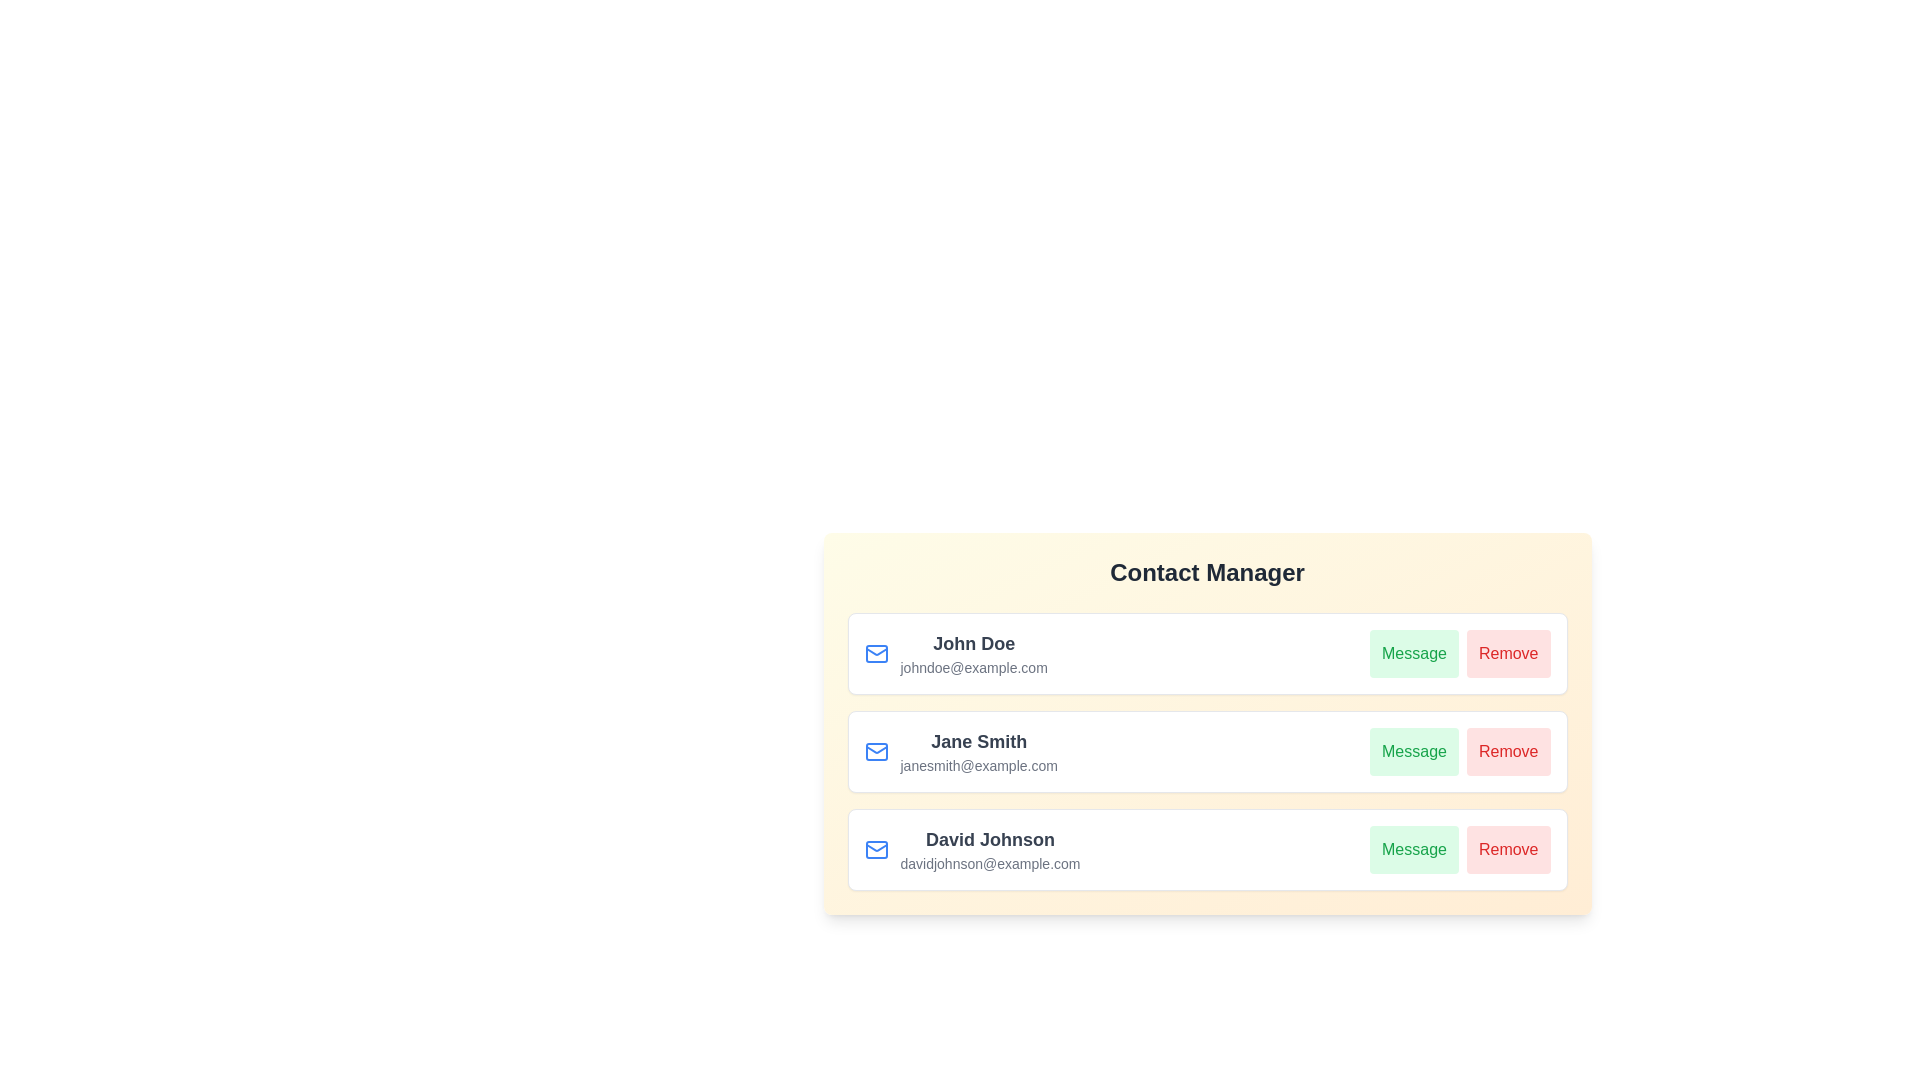  What do you see at coordinates (1508, 654) in the screenshot?
I see `Remove button for the contact John Doe` at bounding box center [1508, 654].